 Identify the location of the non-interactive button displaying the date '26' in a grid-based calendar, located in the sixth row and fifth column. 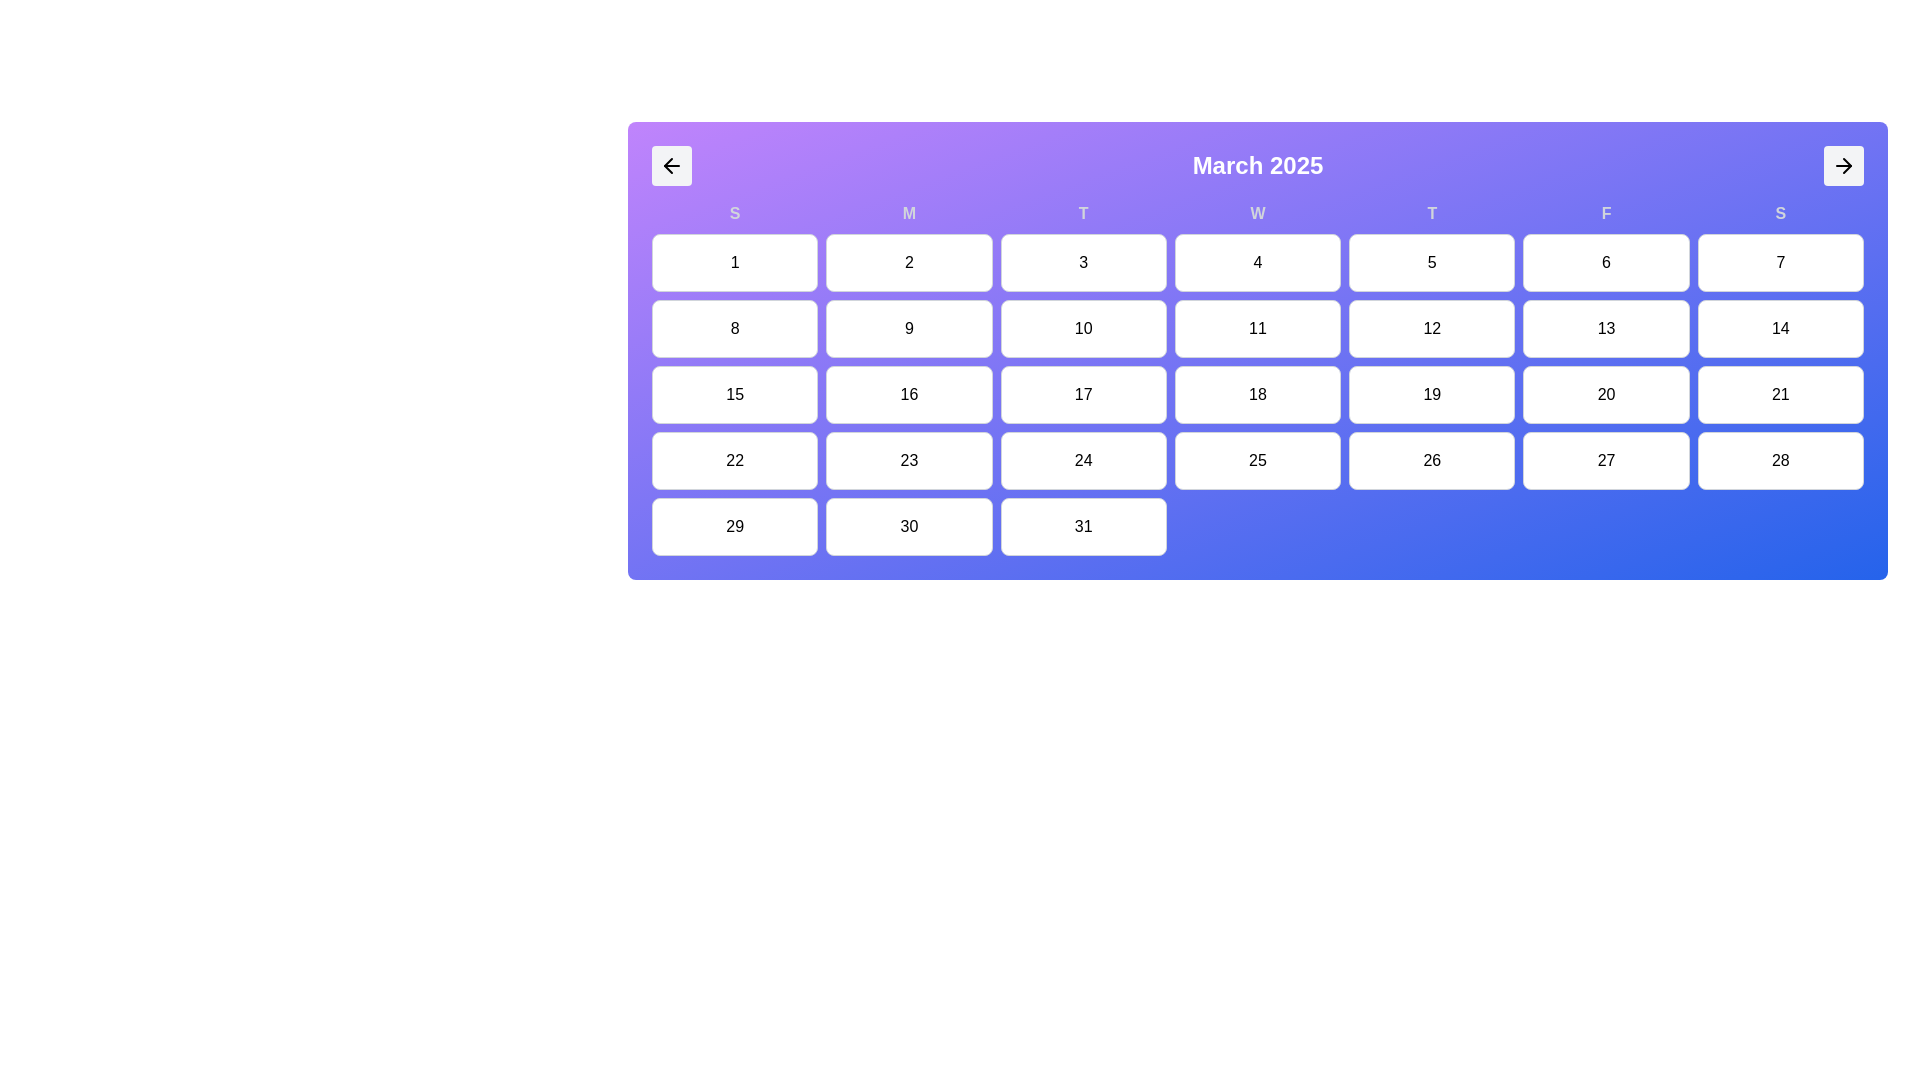
(1431, 461).